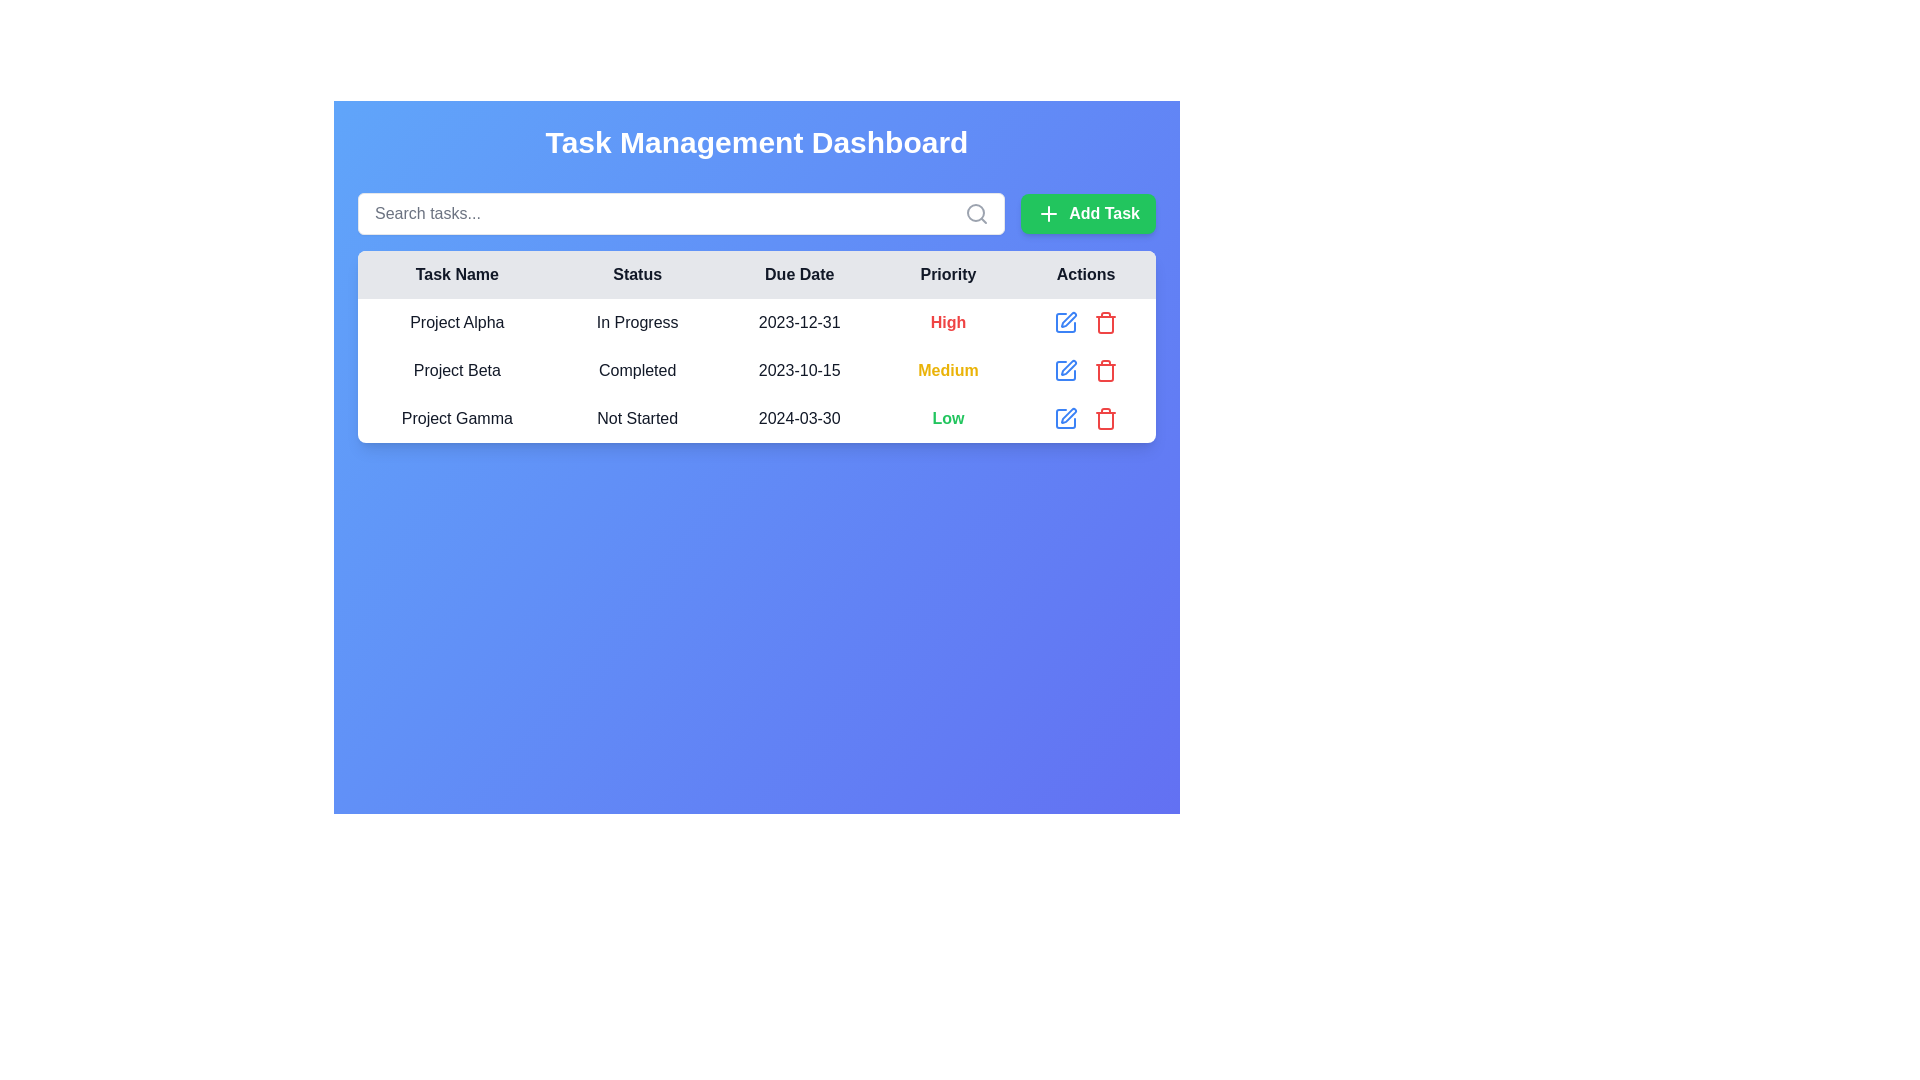 The height and width of the screenshot is (1080, 1920). Describe the element at coordinates (1085, 322) in the screenshot. I see `the delete icon located in the 'Actions' column of the first row corresponding to 'Project Alpha' in the task management table` at that location.